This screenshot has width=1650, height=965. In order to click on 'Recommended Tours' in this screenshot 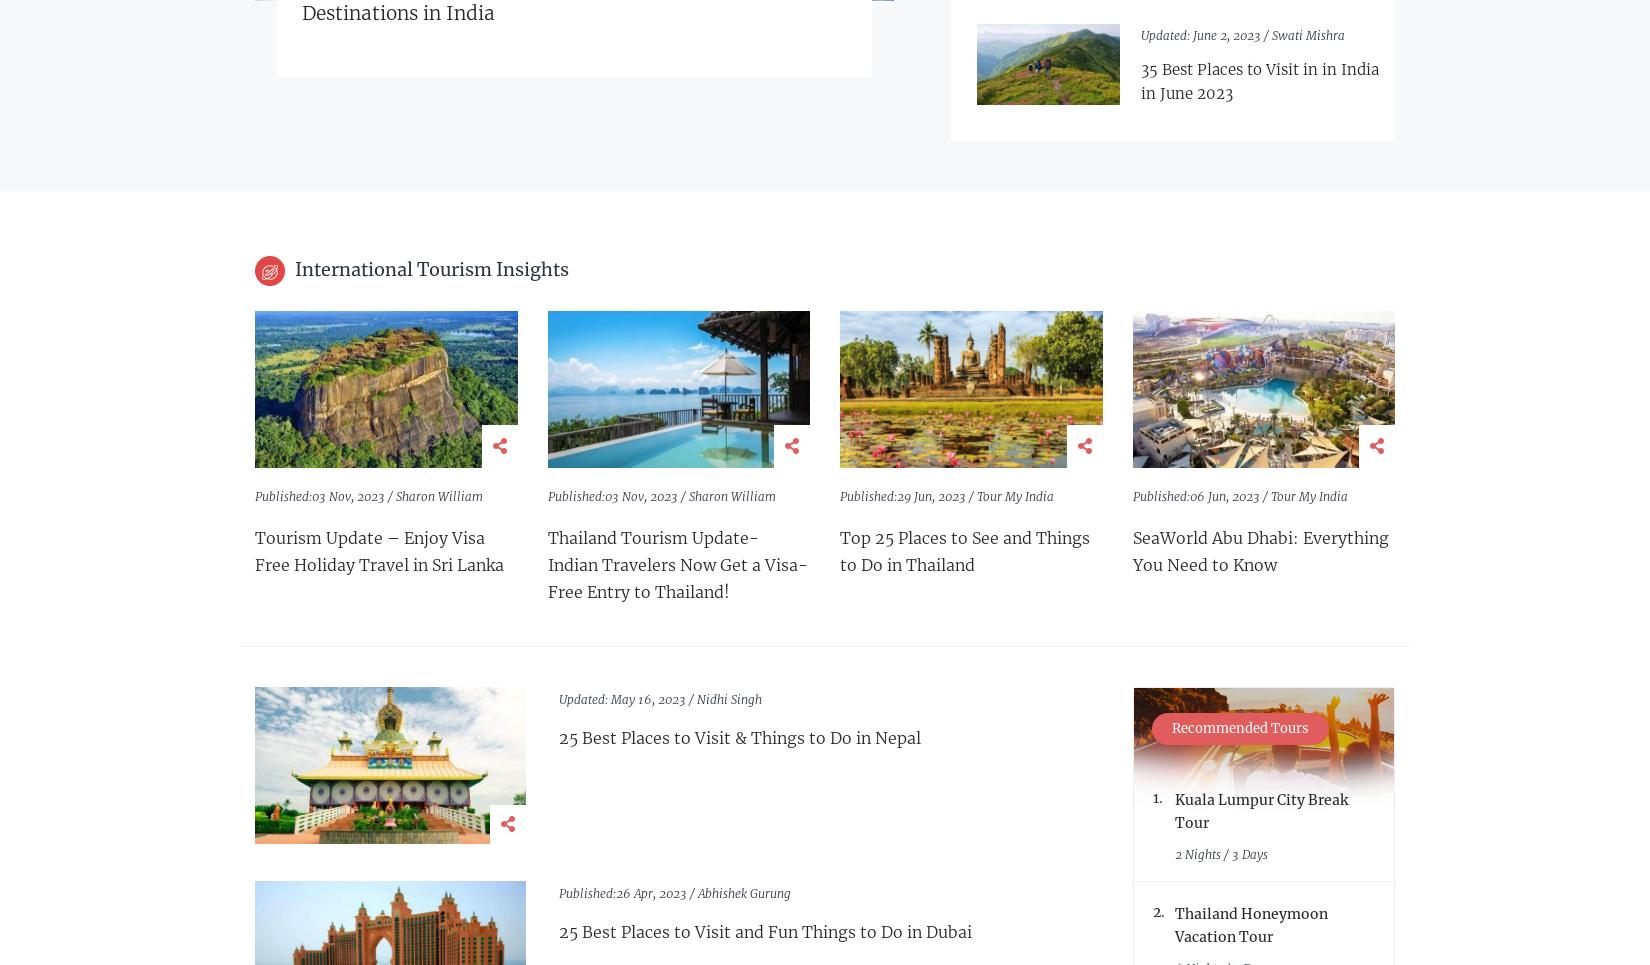, I will do `click(1238, 727)`.